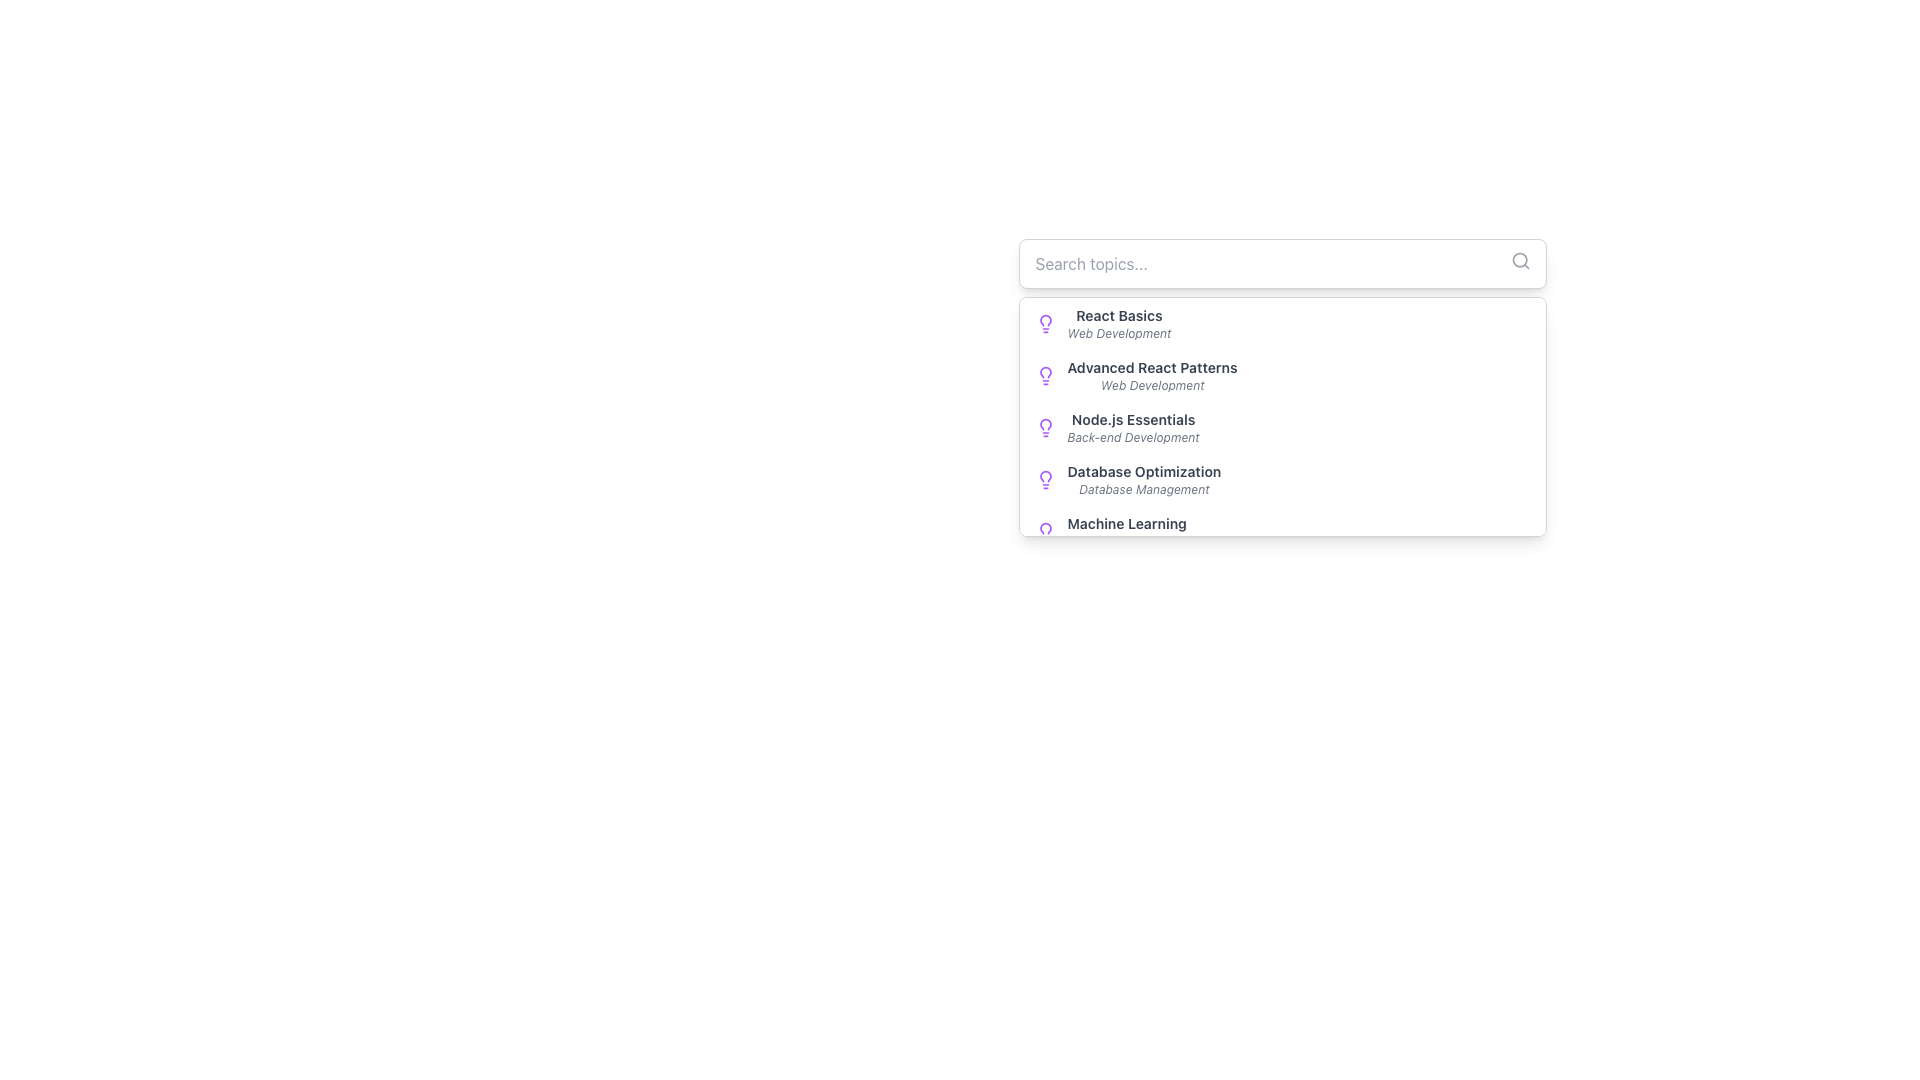  What do you see at coordinates (1133, 419) in the screenshot?
I see `the topic title text label located in the third row of the selection menu` at bounding box center [1133, 419].